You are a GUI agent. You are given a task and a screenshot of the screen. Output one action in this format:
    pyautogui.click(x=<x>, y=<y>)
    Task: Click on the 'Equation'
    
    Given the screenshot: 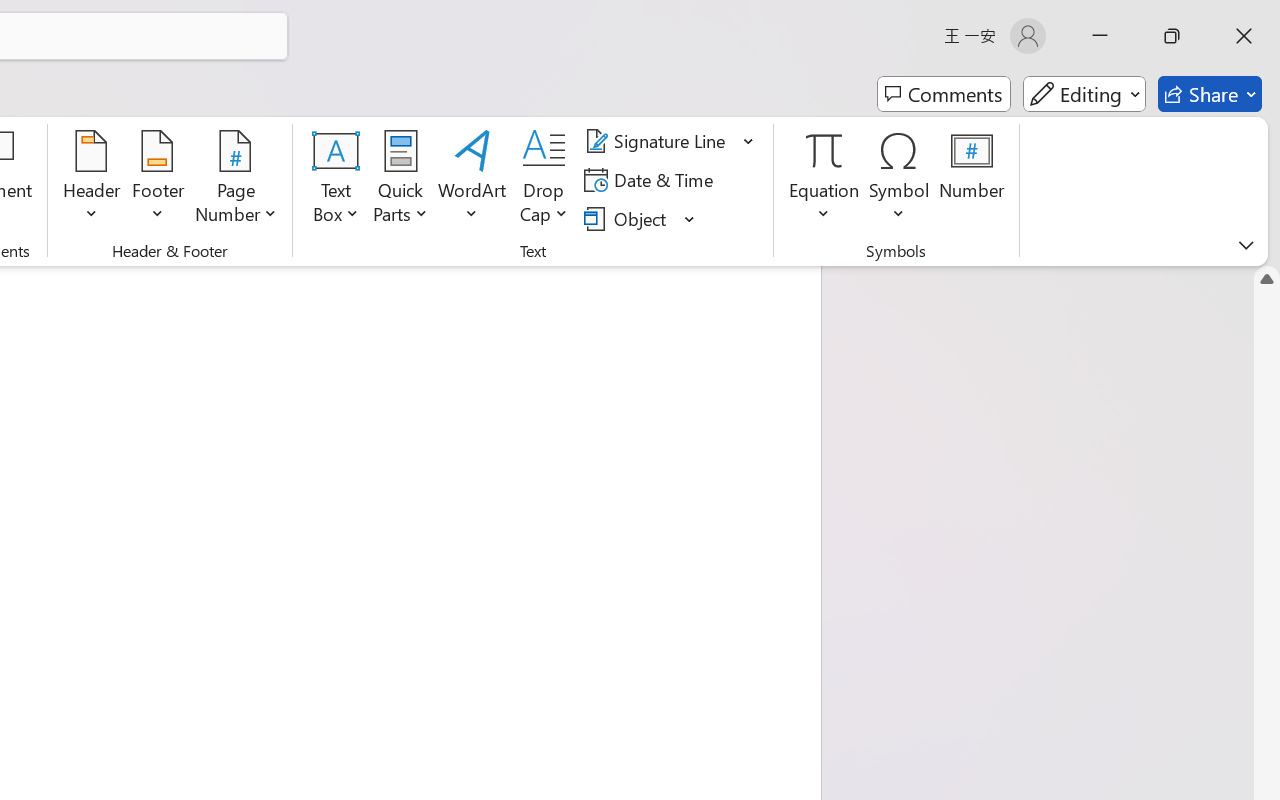 What is the action you would take?
    pyautogui.click(x=824, y=150)
    